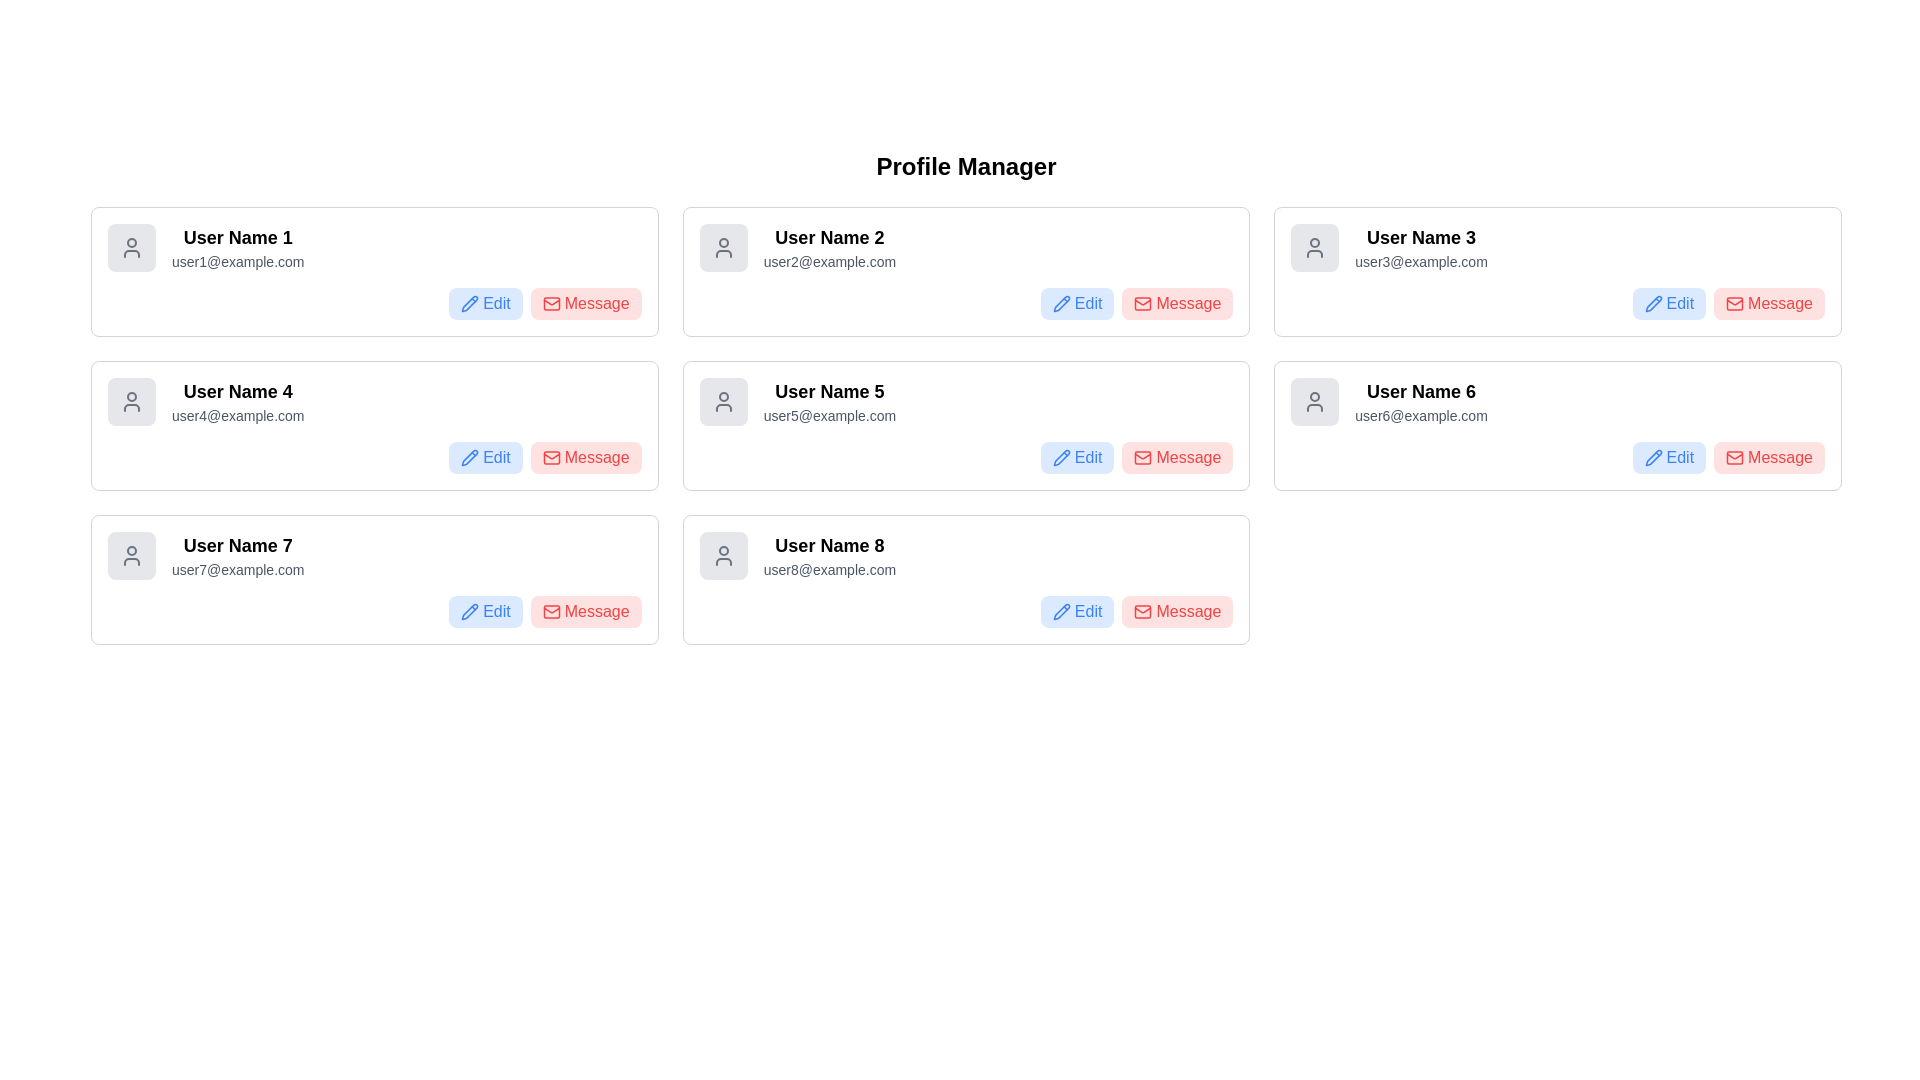  Describe the element at coordinates (1680, 304) in the screenshot. I see `text displayed in the 'Edit' label, which is styled in blue and has a rounded background, located next to a pencil icon under the 'User Name 3' card` at that location.